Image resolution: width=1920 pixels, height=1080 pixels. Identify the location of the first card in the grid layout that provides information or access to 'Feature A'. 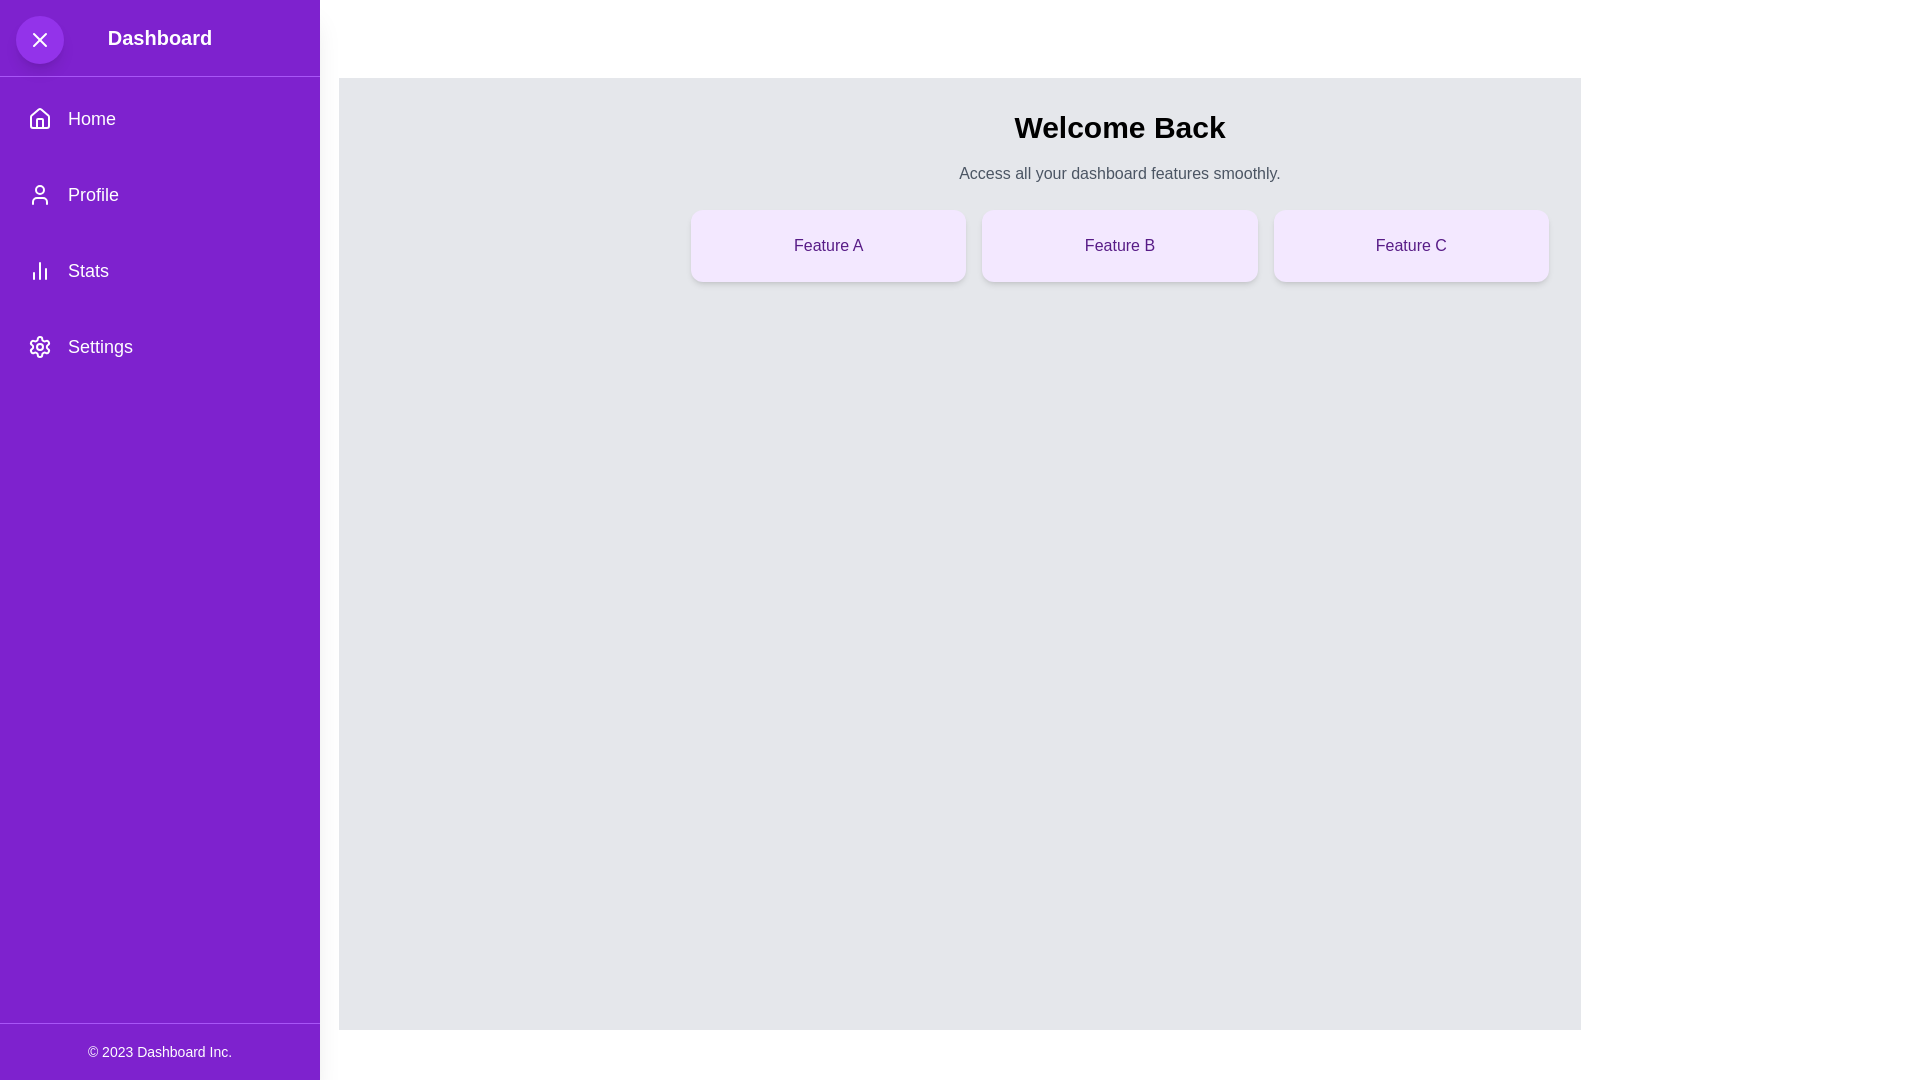
(828, 245).